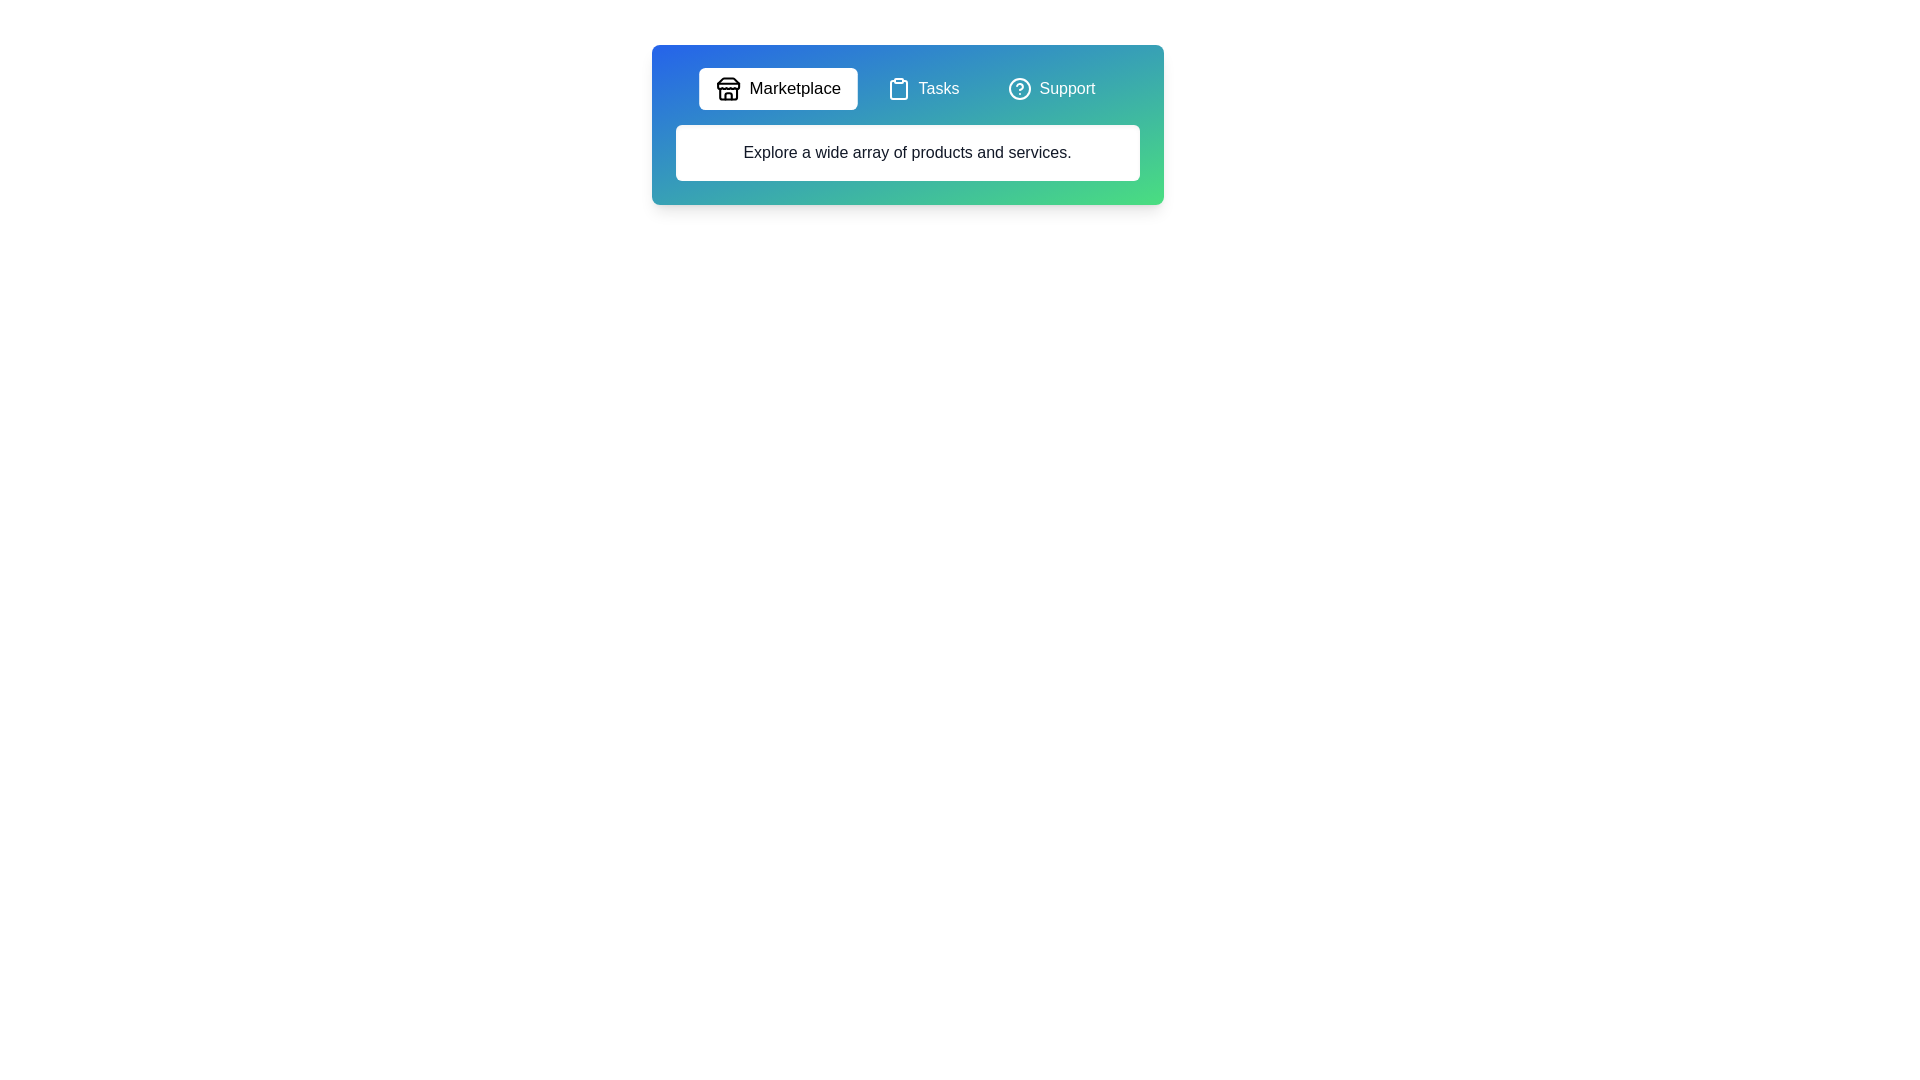  What do you see at coordinates (777, 87) in the screenshot?
I see `the tab labeled Marketplace to inspect its icon` at bounding box center [777, 87].